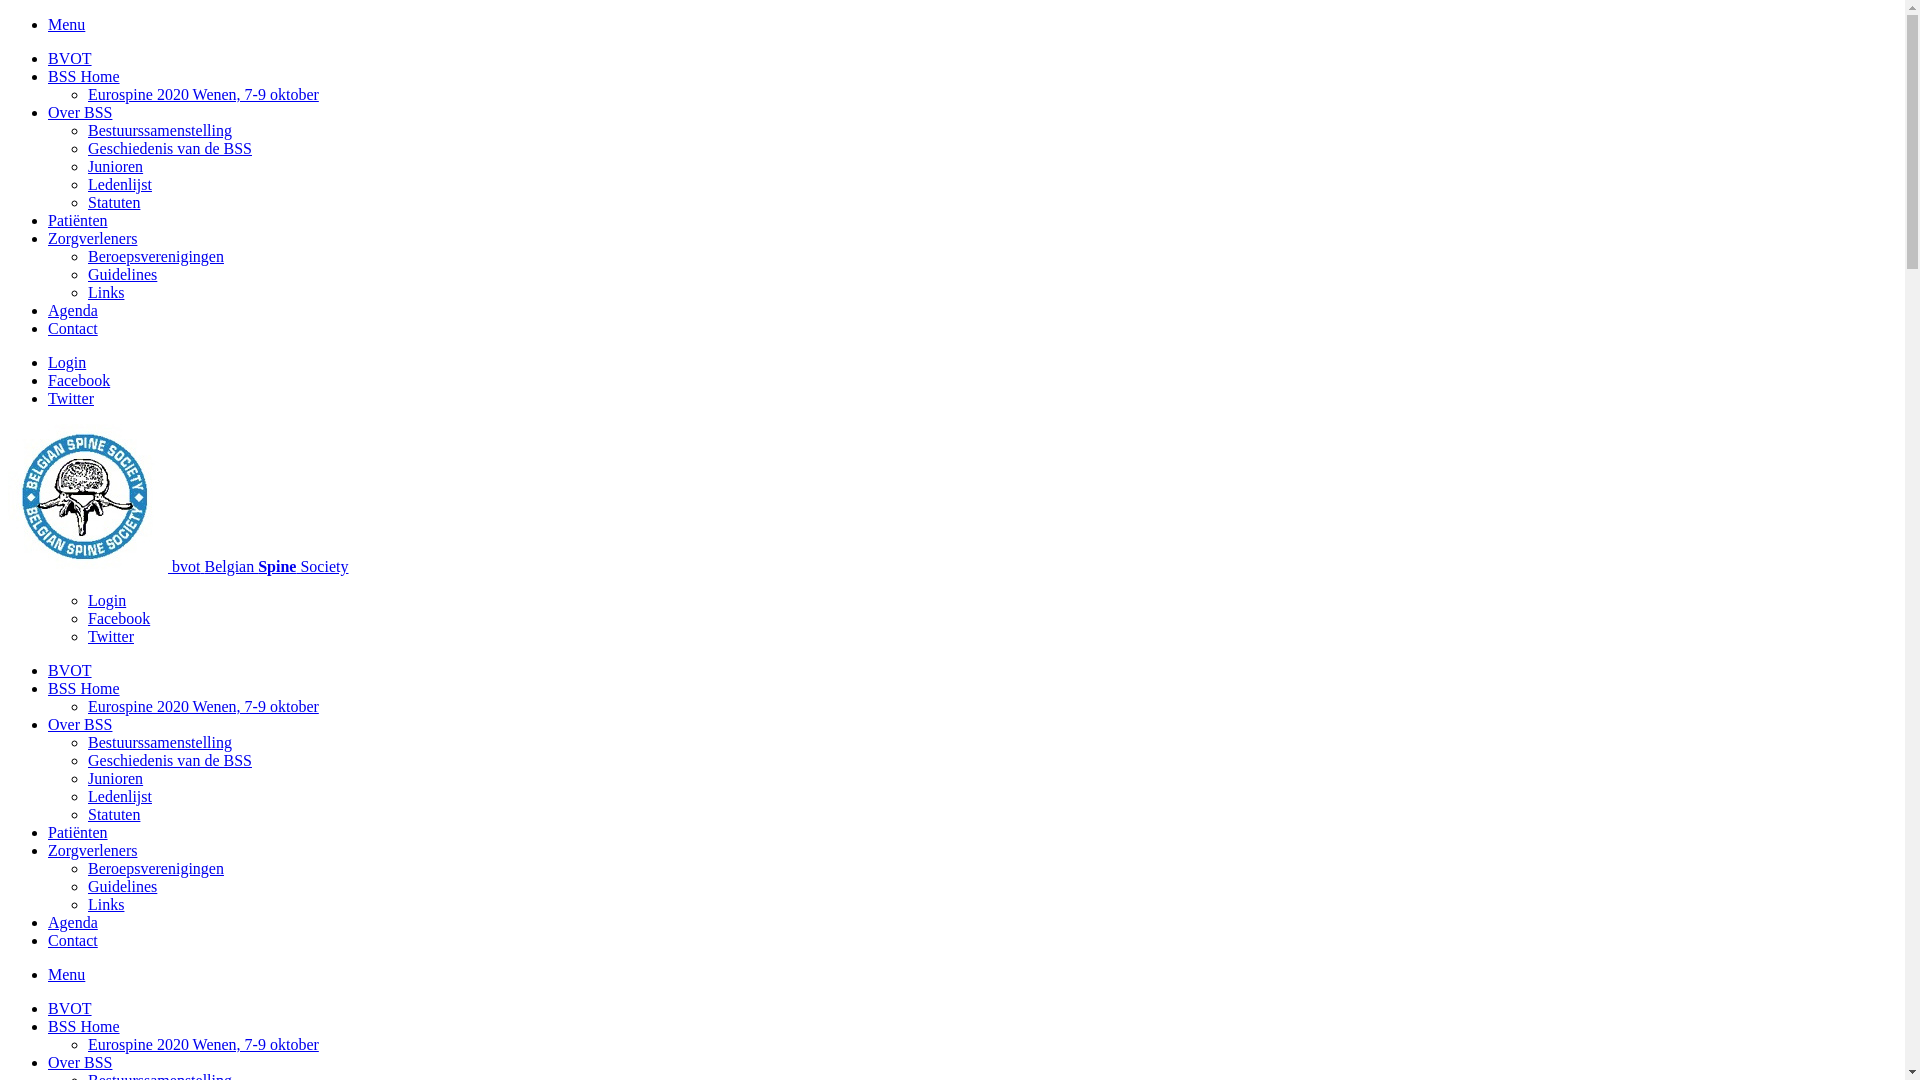 The image size is (1920, 1080). What do you see at coordinates (91, 850) in the screenshot?
I see `'Zorgverleners'` at bounding box center [91, 850].